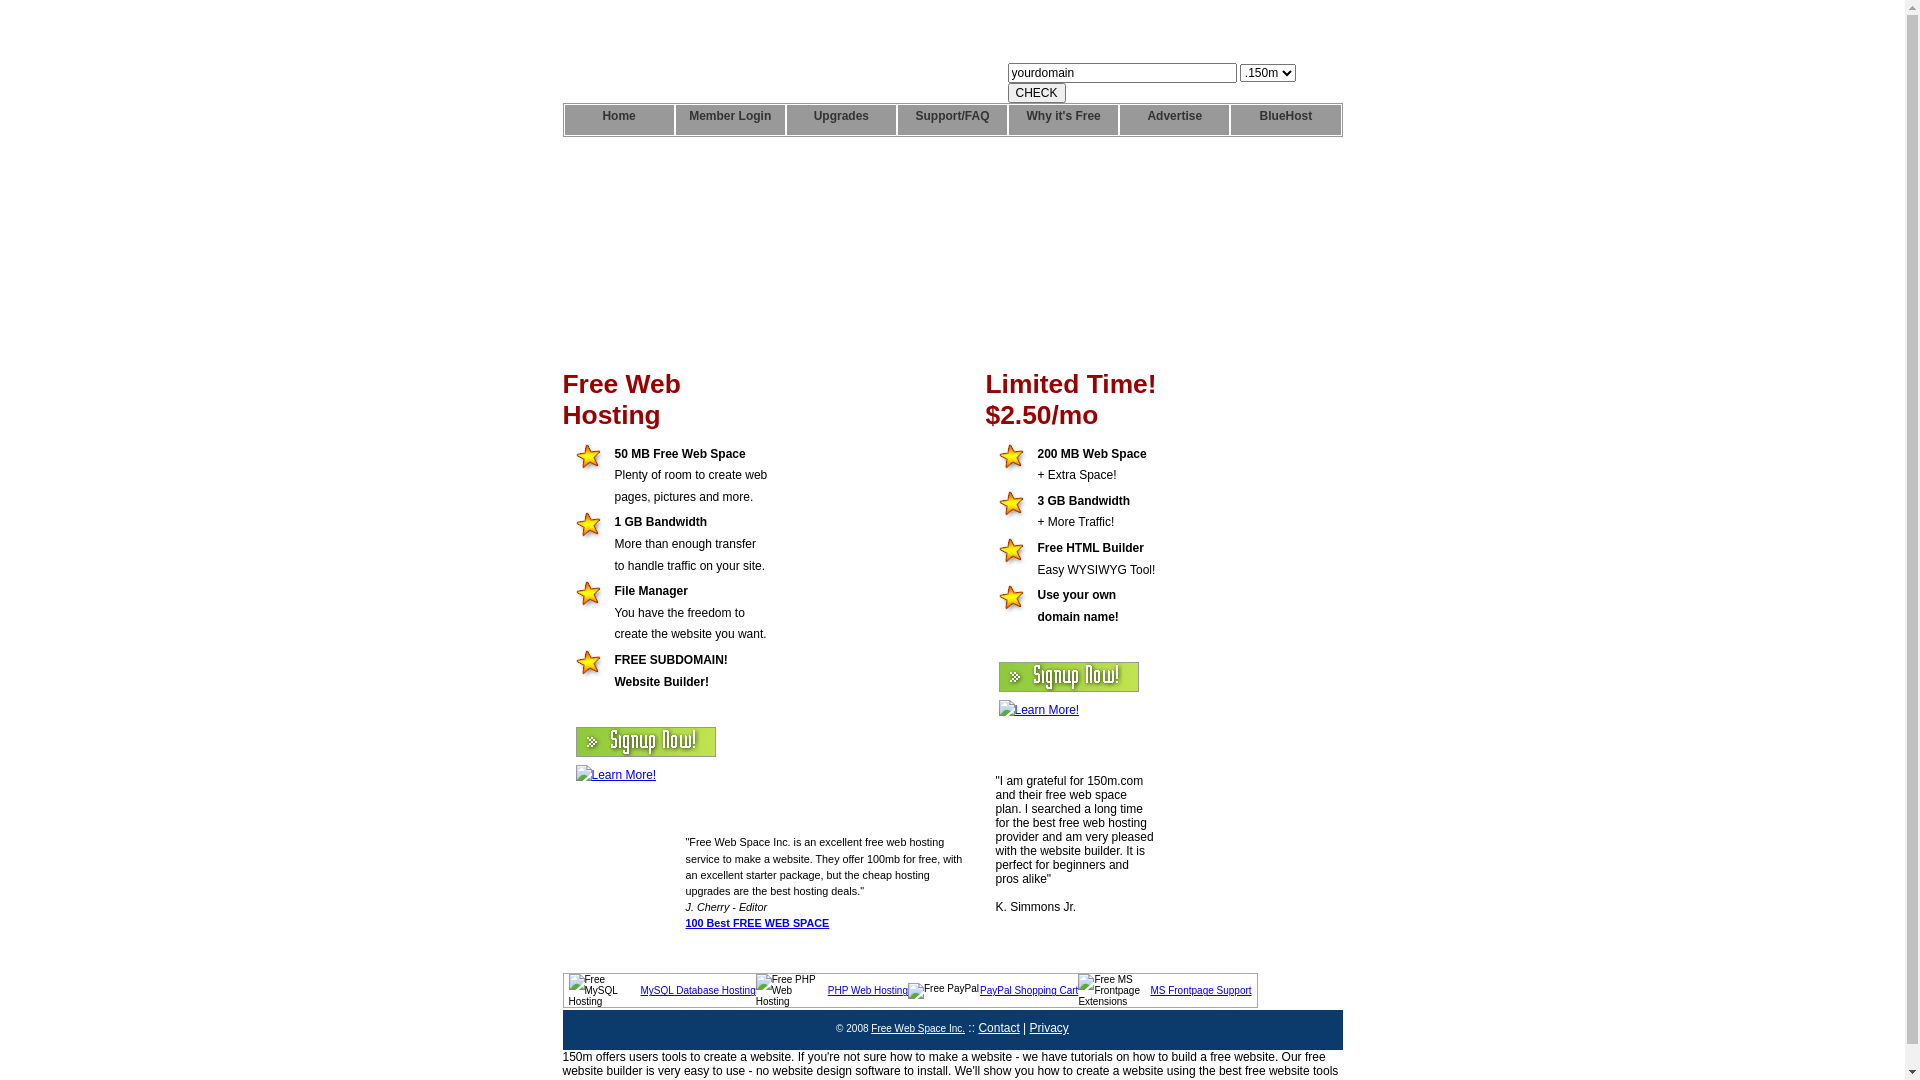 The image size is (1920, 1080). What do you see at coordinates (1200, 990) in the screenshot?
I see `'MS Frontpage Support'` at bounding box center [1200, 990].